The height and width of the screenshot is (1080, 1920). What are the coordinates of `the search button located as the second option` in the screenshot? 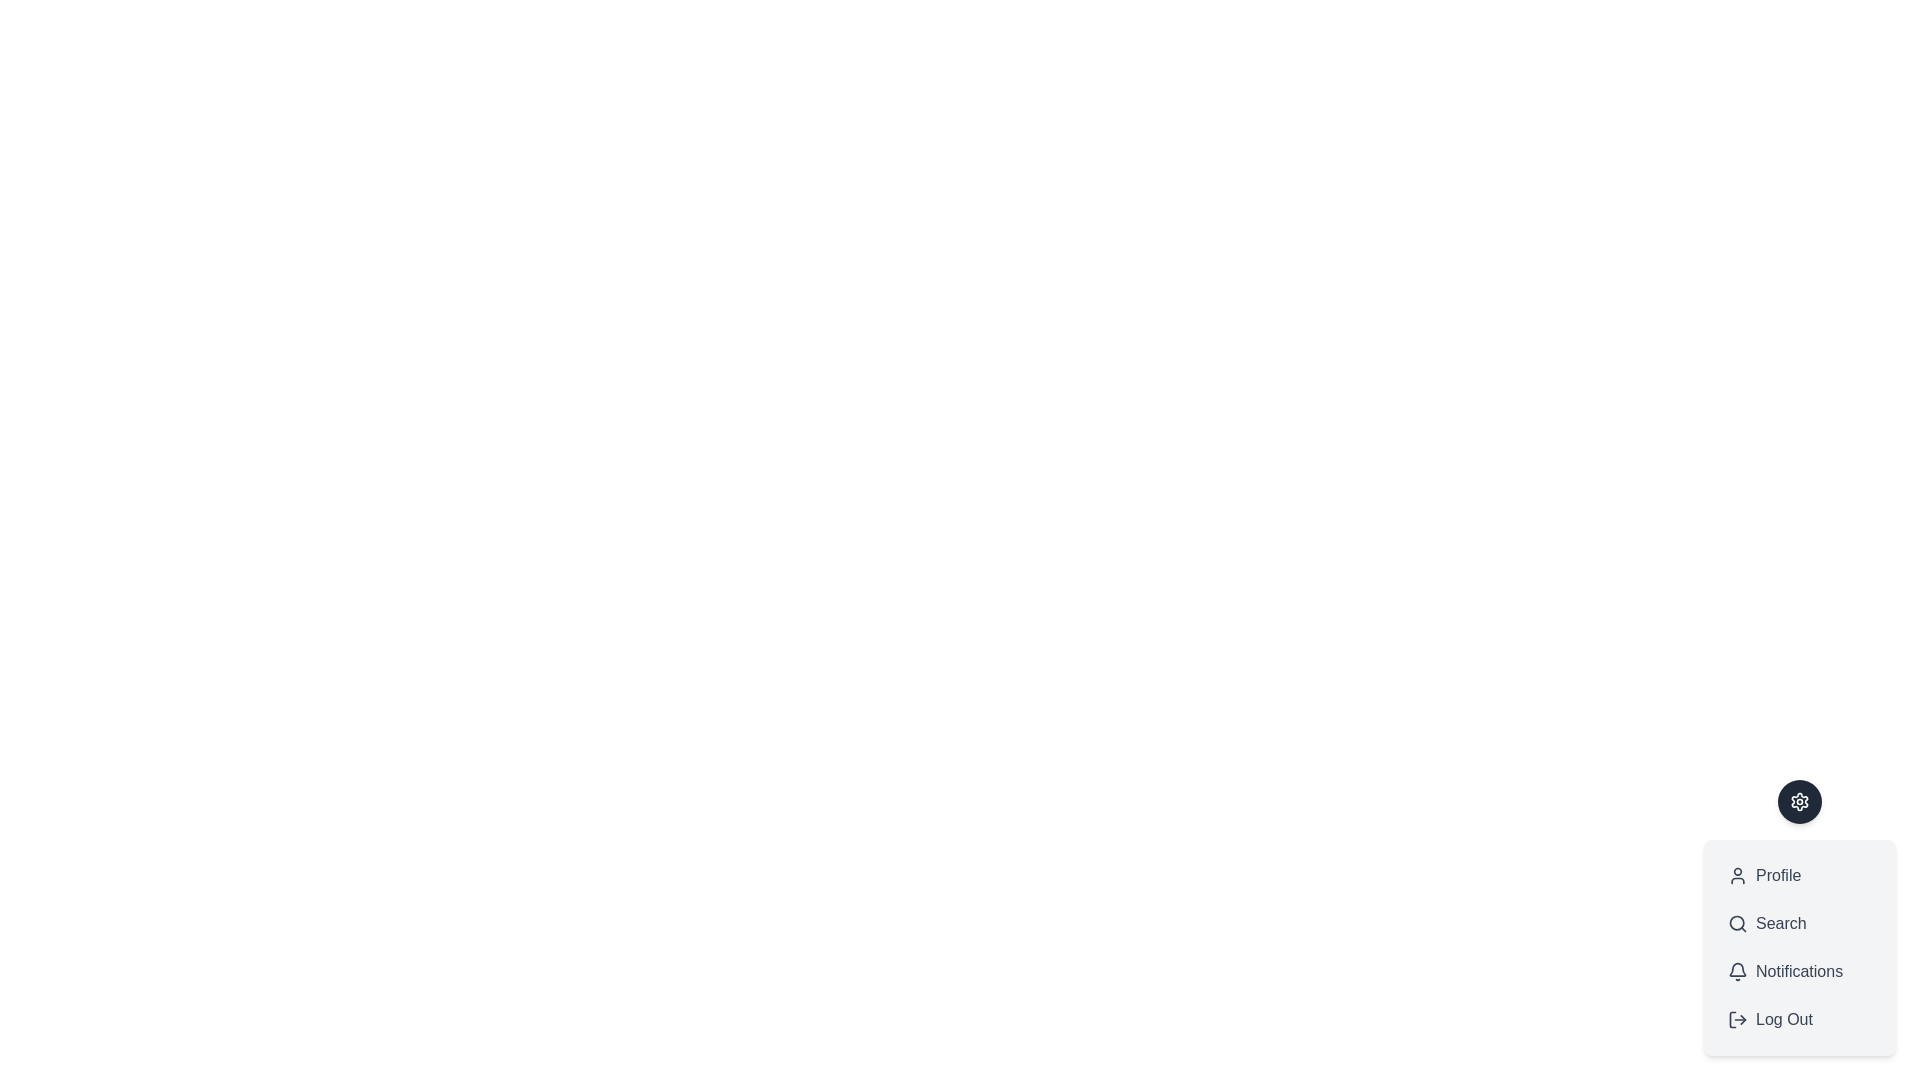 It's located at (1800, 924).